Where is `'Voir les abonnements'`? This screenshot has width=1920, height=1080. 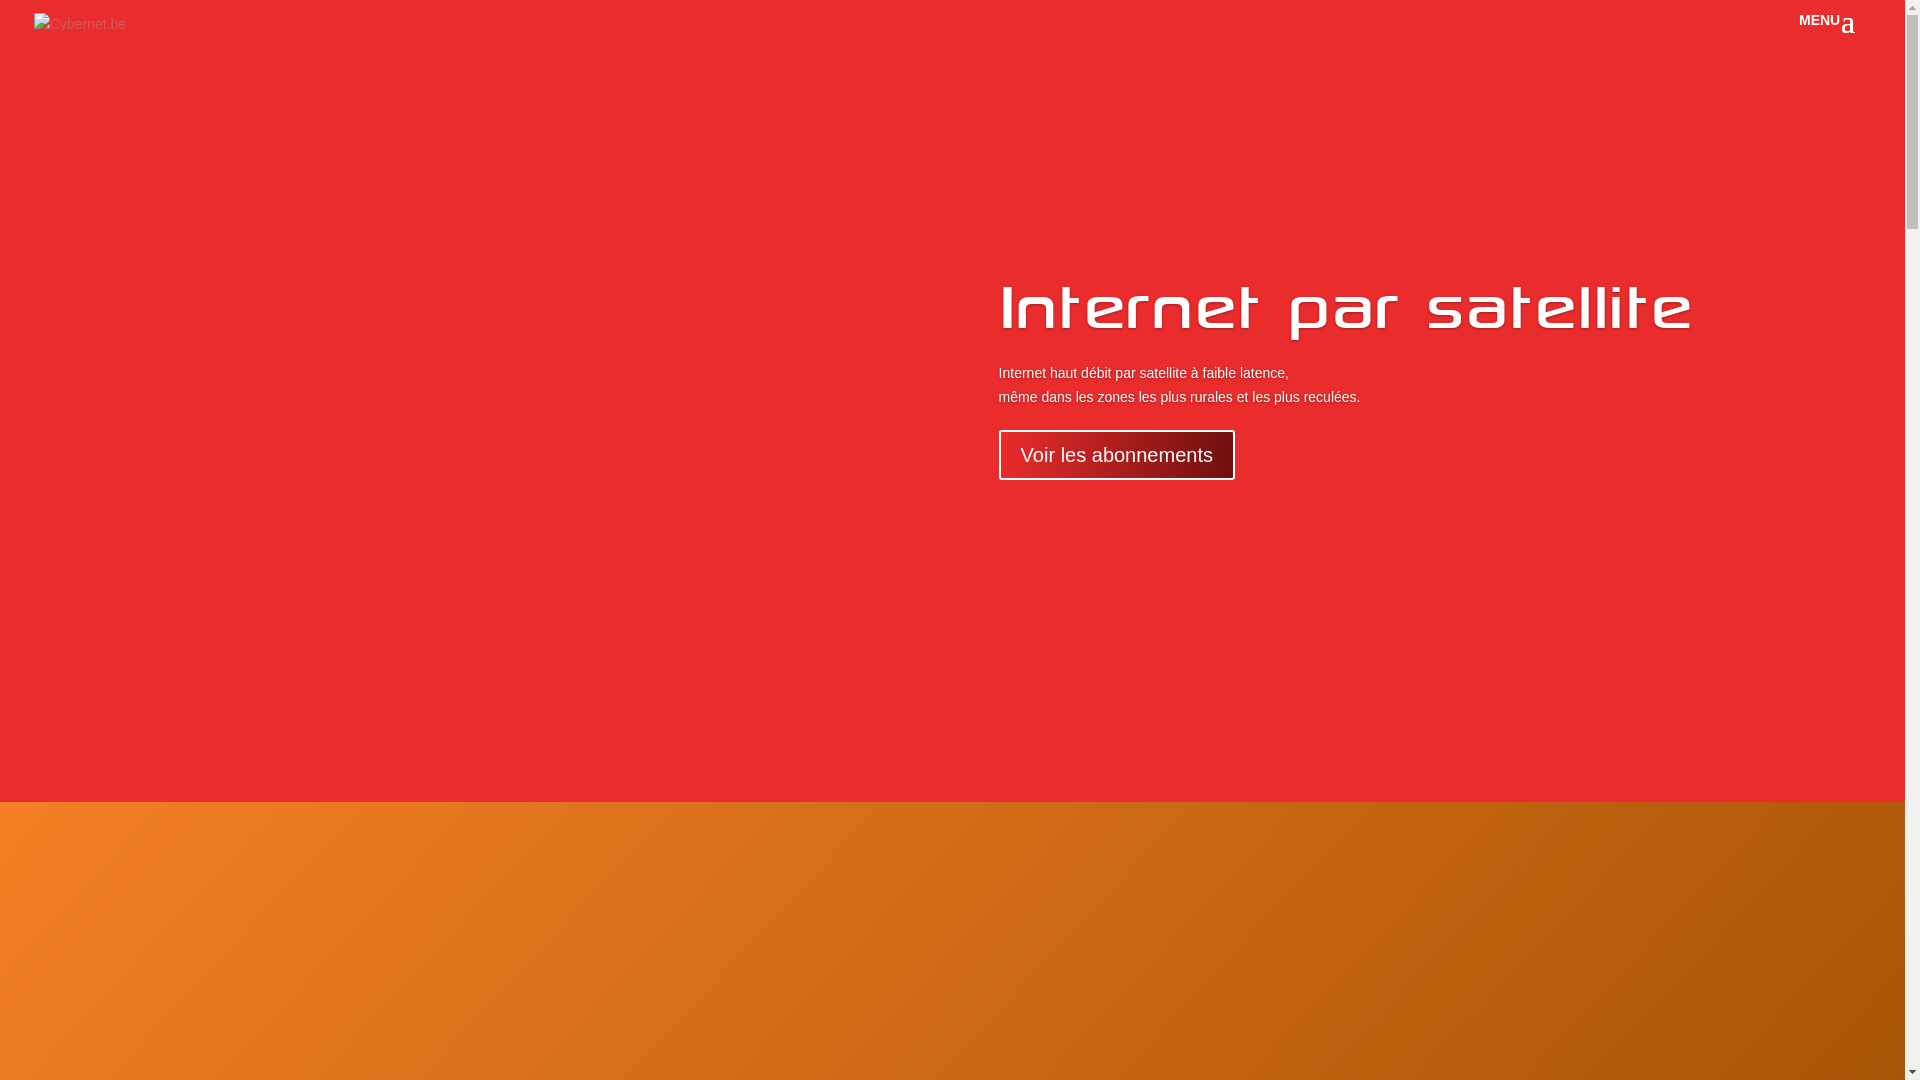 'Voir les abonnements' is located at coordinates (1116, 455).